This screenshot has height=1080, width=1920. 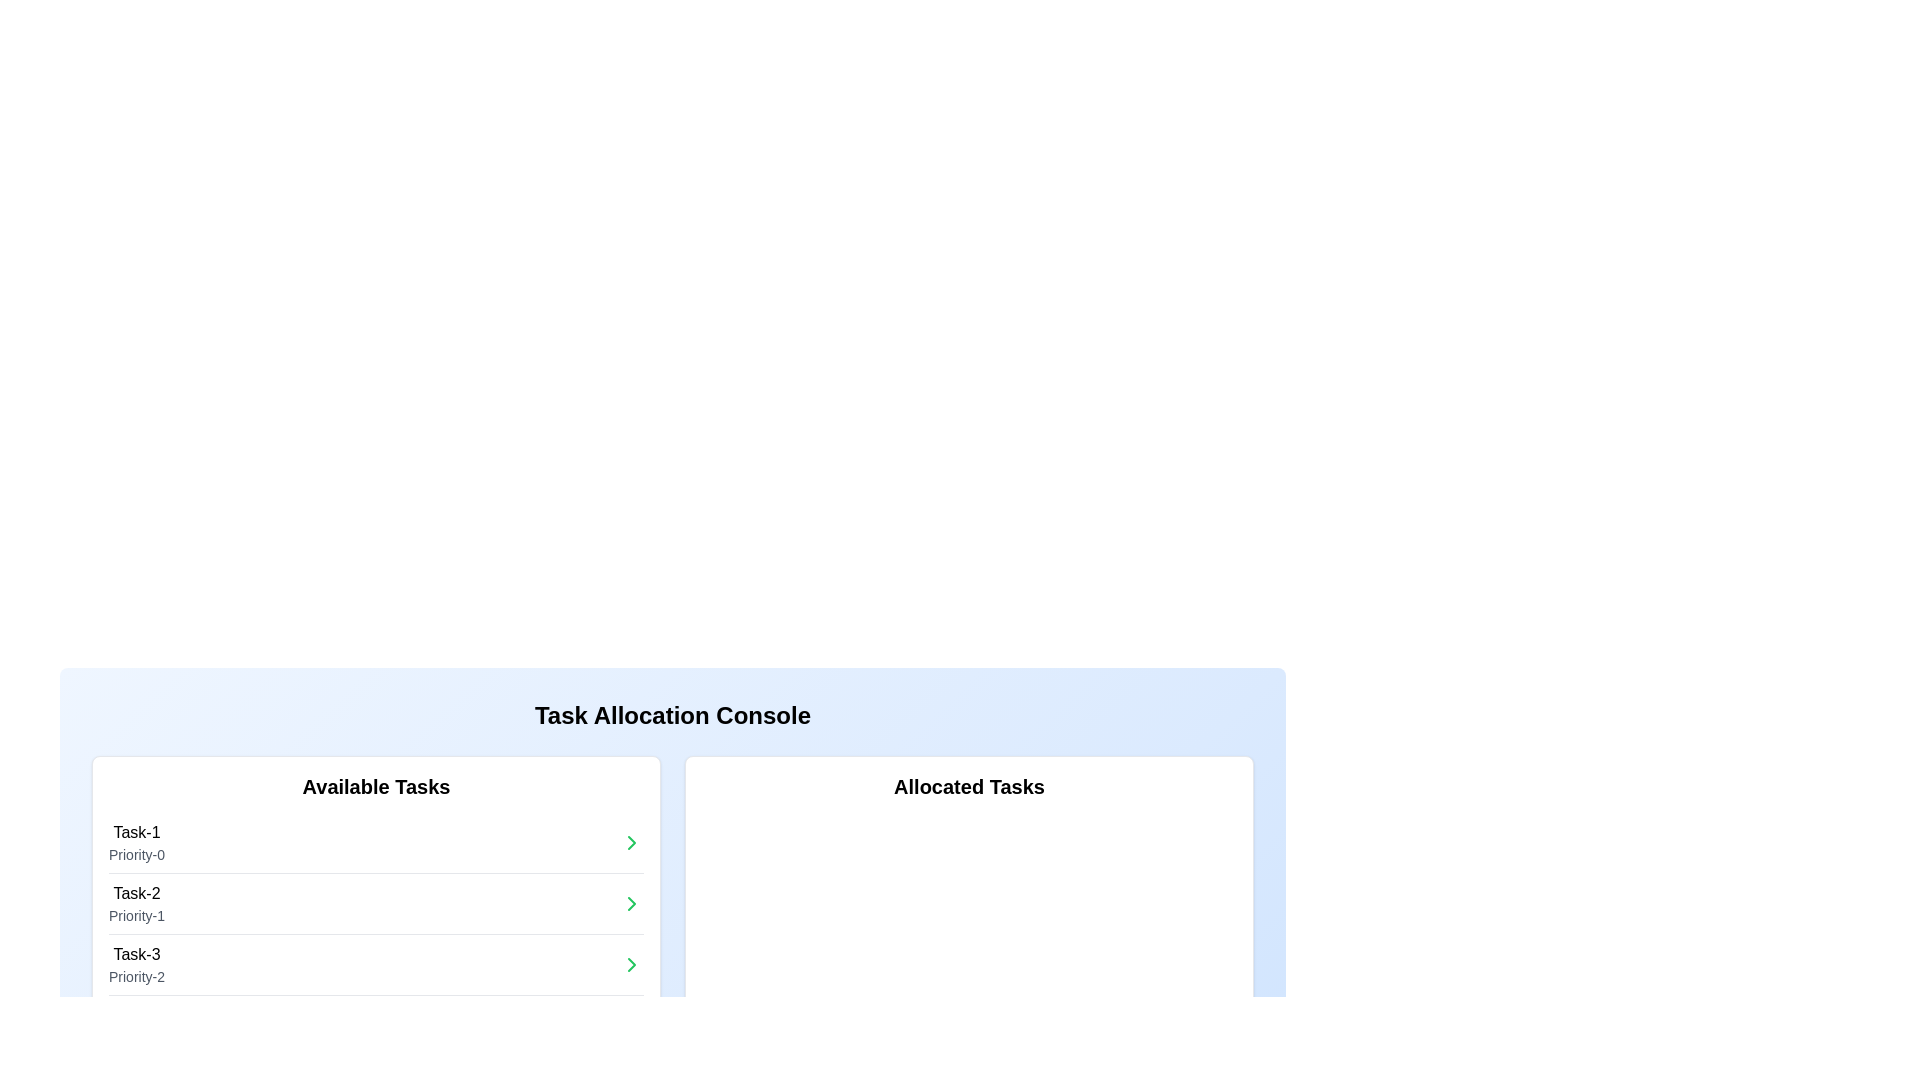 What do you see at coordinates (136, 893) in the screenshot?
I see `the text label 'Task-2' located under the header 'Available Tasks'` at bounding box center [136, 893].